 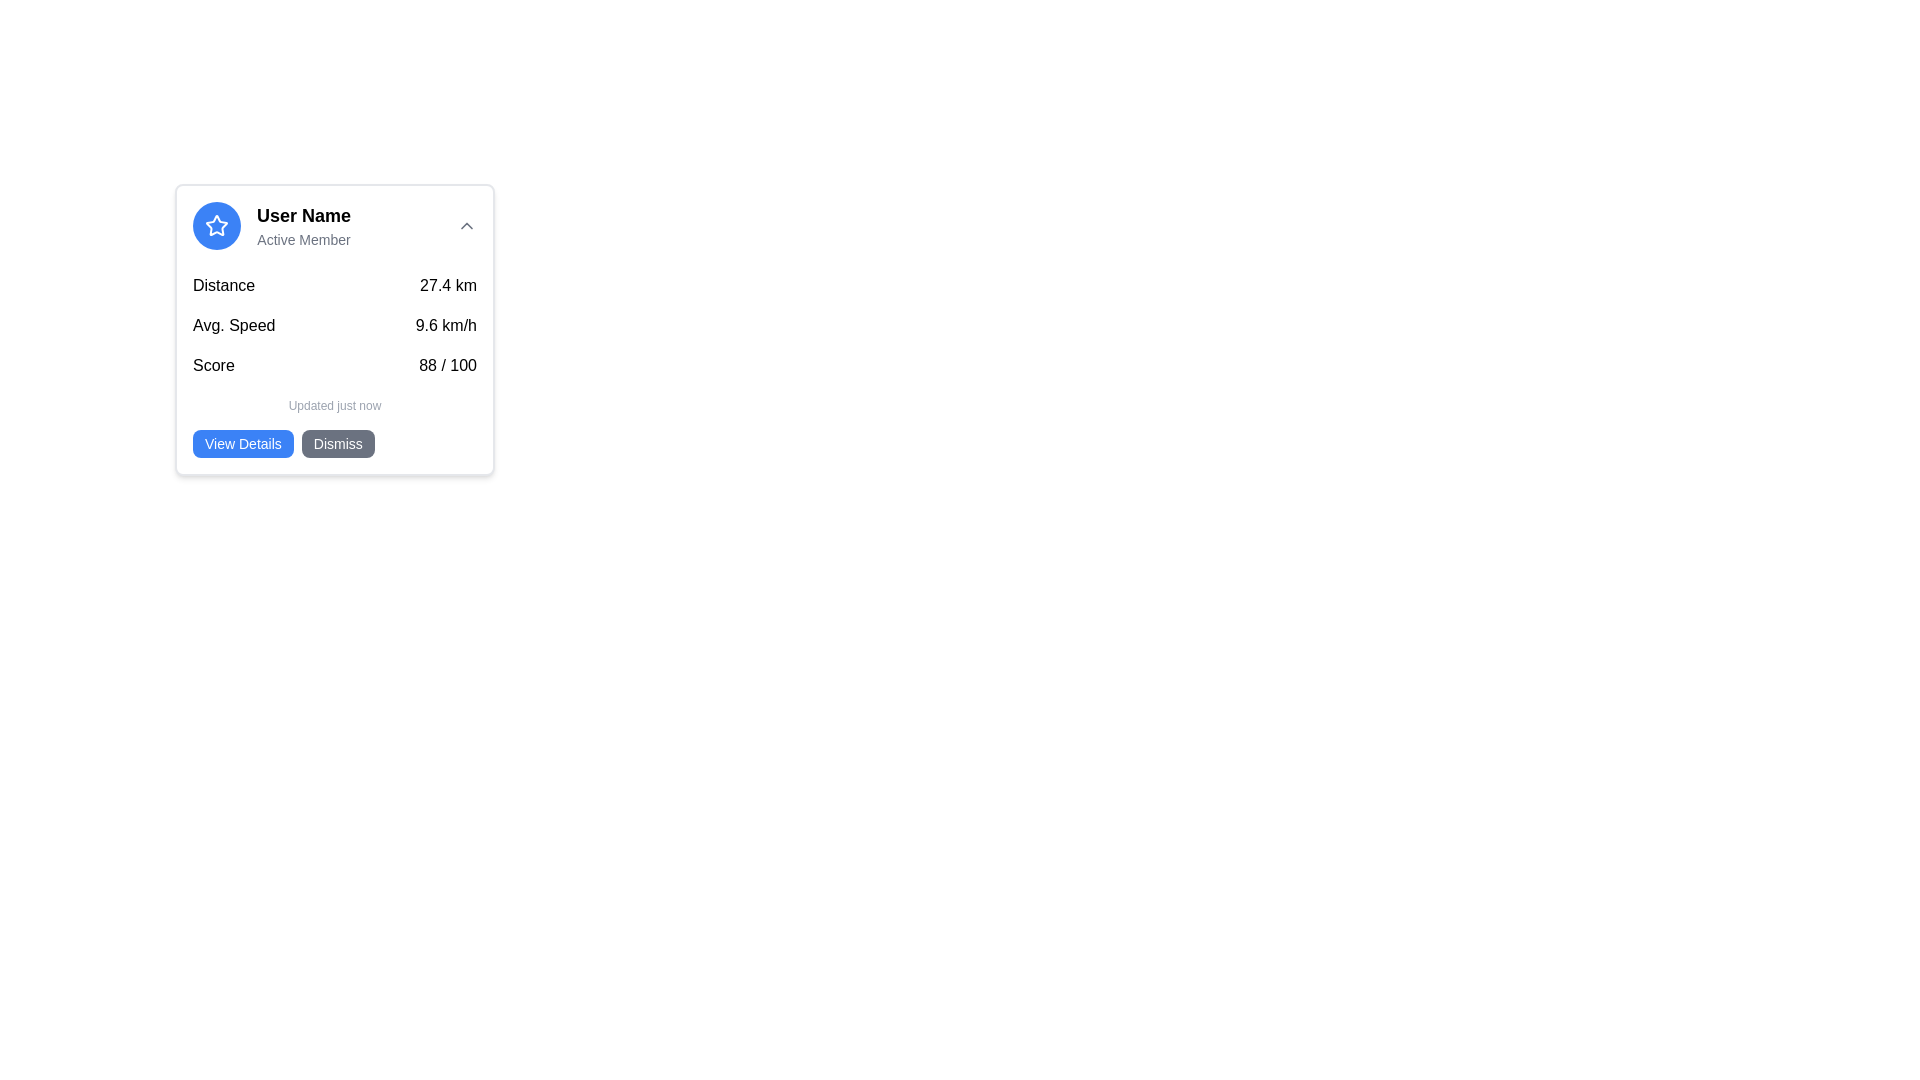 What do you see at coordinates (224, 285) in the screenshot?
I see `the static text label displaying the word 'Distance', which is positioned to the left of the numeric value '27.4 km' within a card-like component` at bounding box center [224, 285].